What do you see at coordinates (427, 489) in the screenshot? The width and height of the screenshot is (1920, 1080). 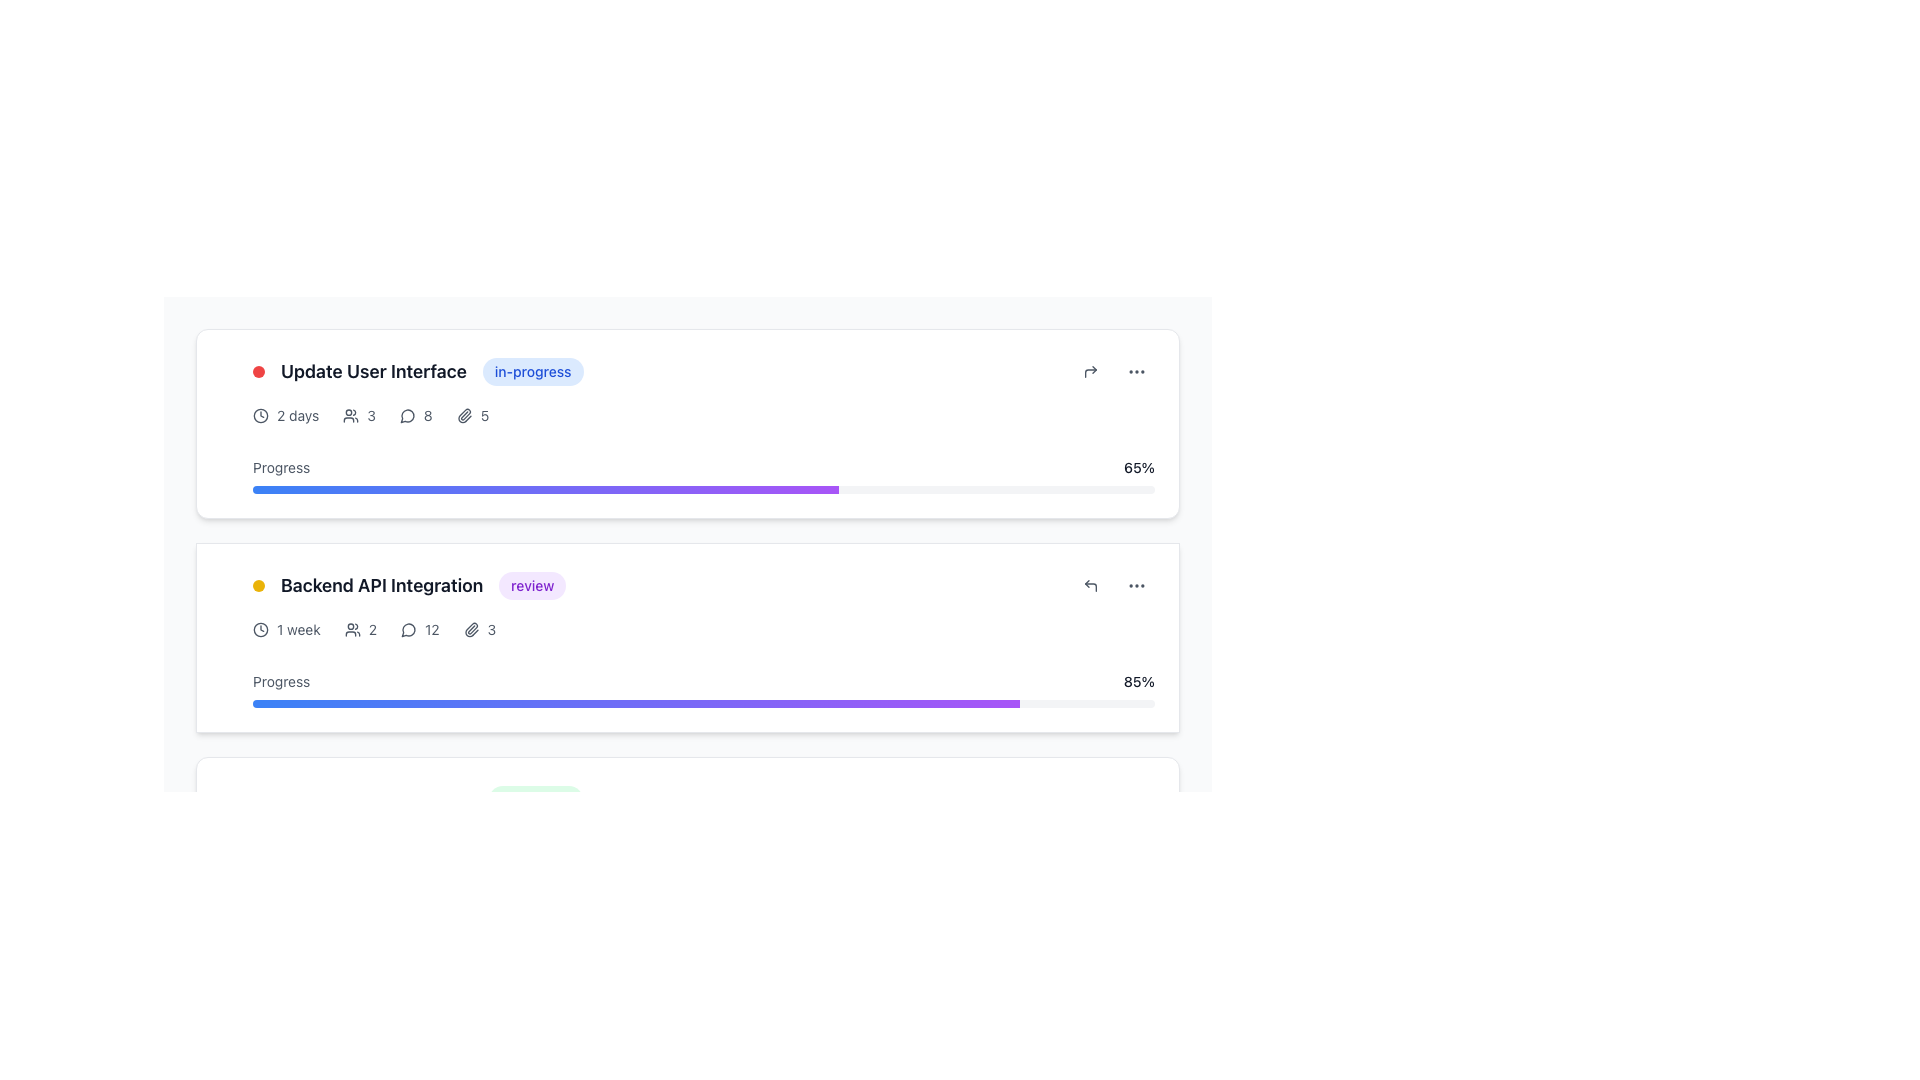 I see `progress` at bounding box center [427, 489].